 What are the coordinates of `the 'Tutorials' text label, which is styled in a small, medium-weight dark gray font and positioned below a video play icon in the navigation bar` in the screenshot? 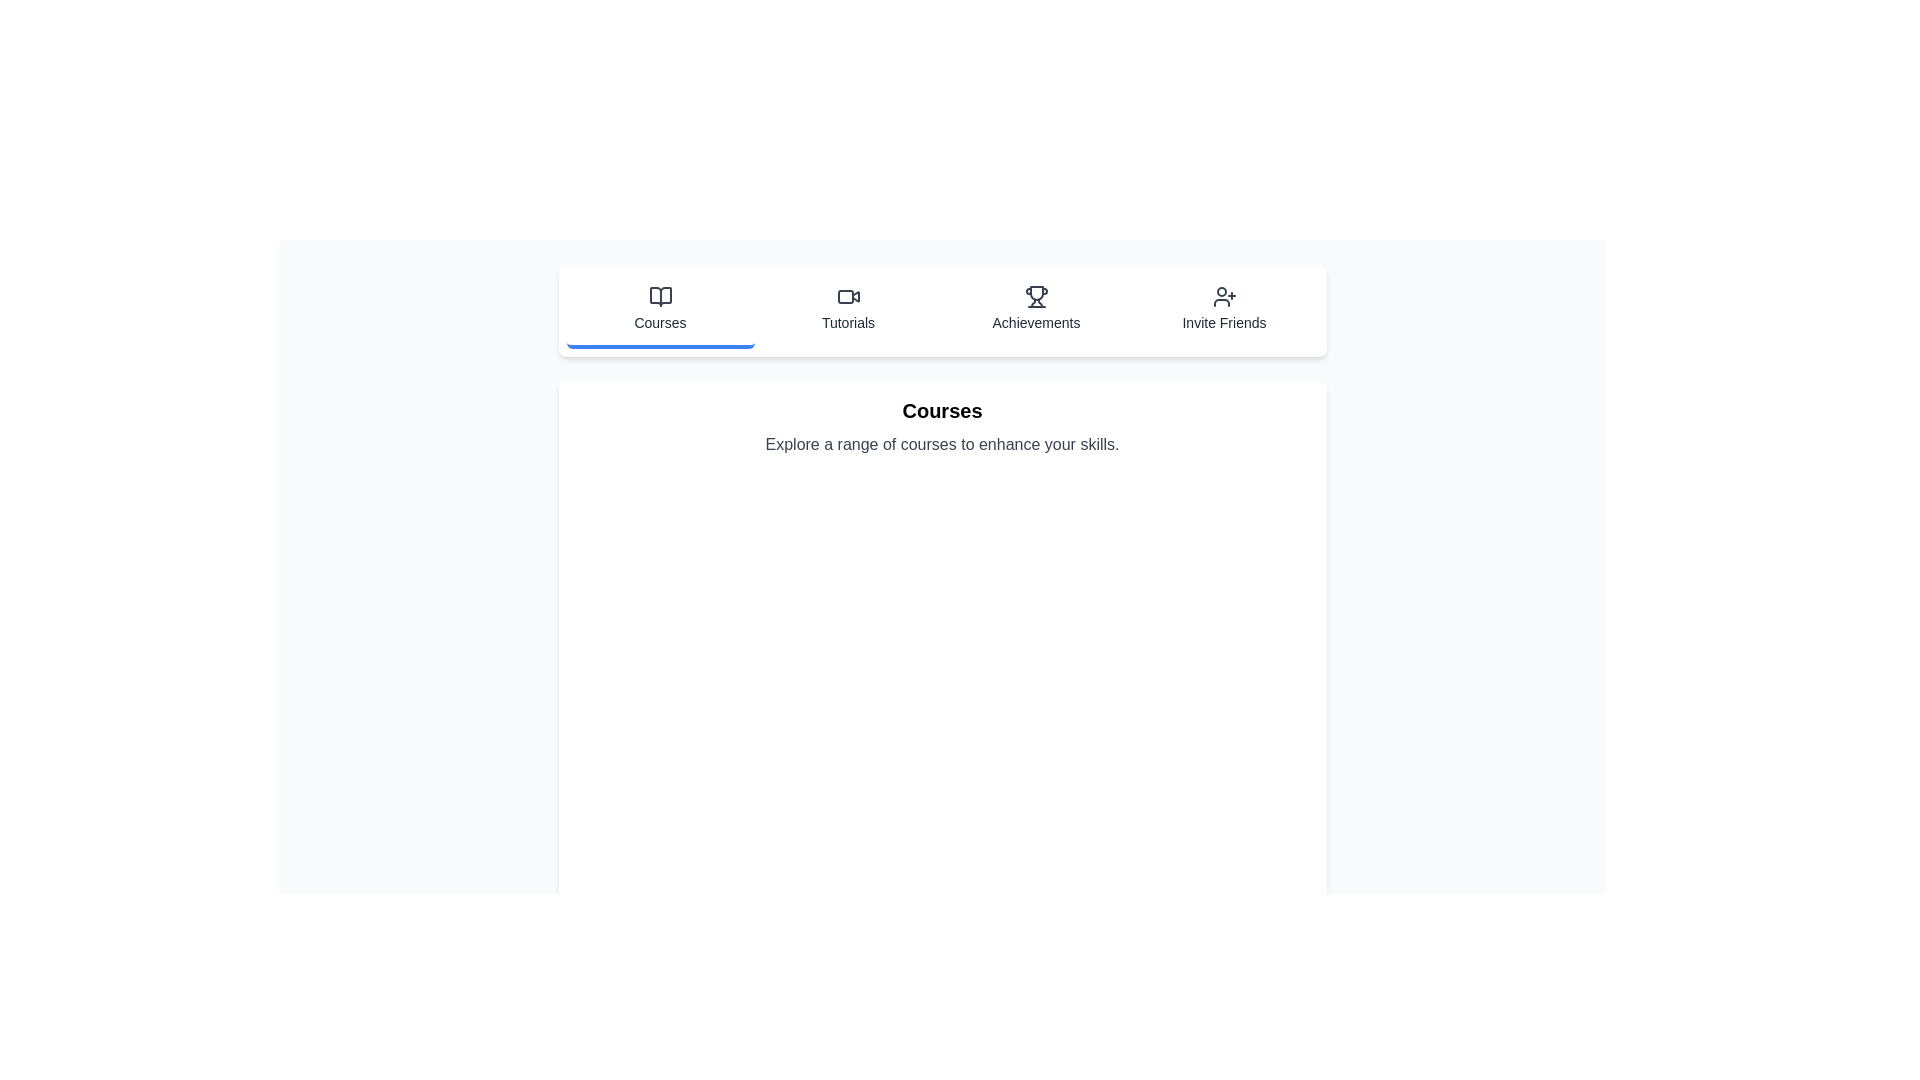 It's located at (848, 322).